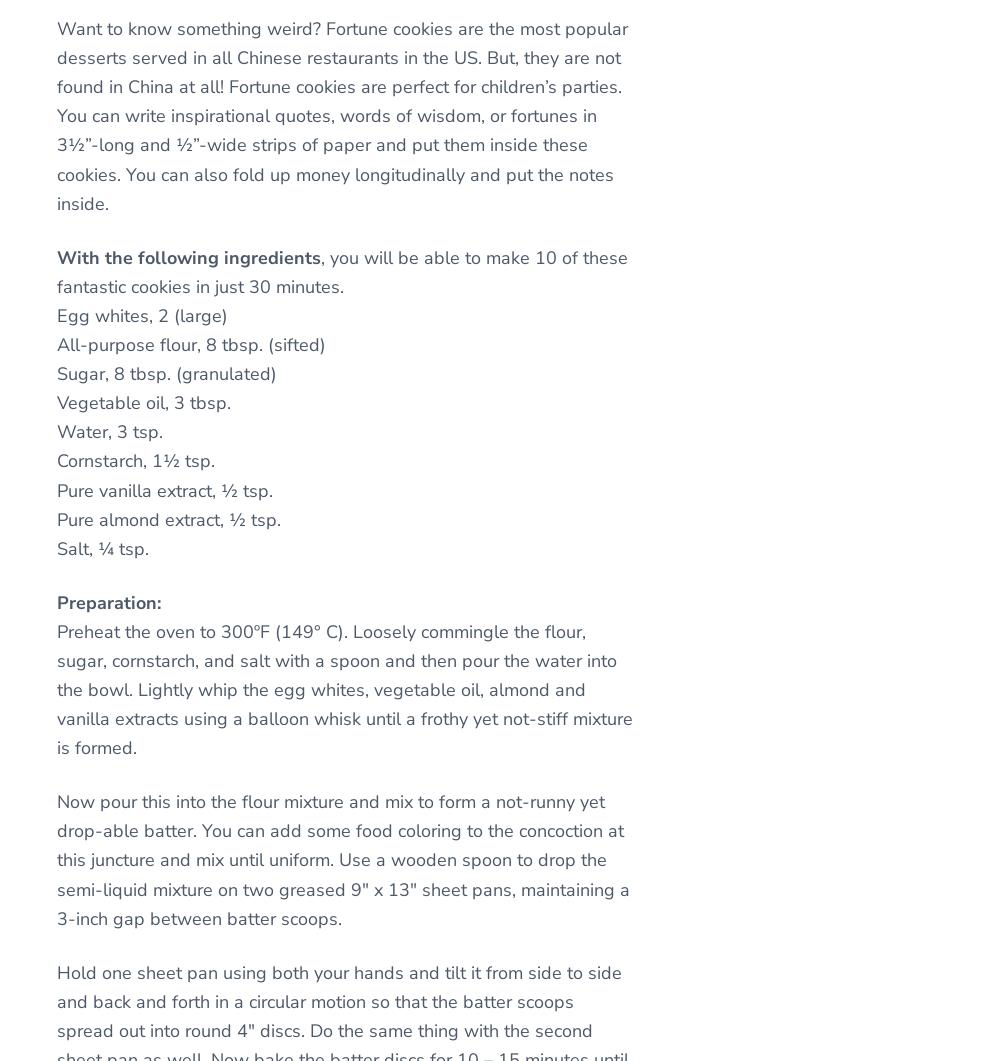 The height and width of the screenshot is (1061, 984). What do you see at coordinates (342, 860) in the screenshot?
I see `'Now pour this into the flour mixture and mix to form a not-runny yet drop-able batter. You can add some food coloring to the concoction at this juncture and mix until uniform. Use a wooden spoon to drop the semi-liquid mixture on two greased 9″ x 13″ sheet pans, maintaining a 3-inch gap between batter scoops.'` at bounding box center [342, 860].